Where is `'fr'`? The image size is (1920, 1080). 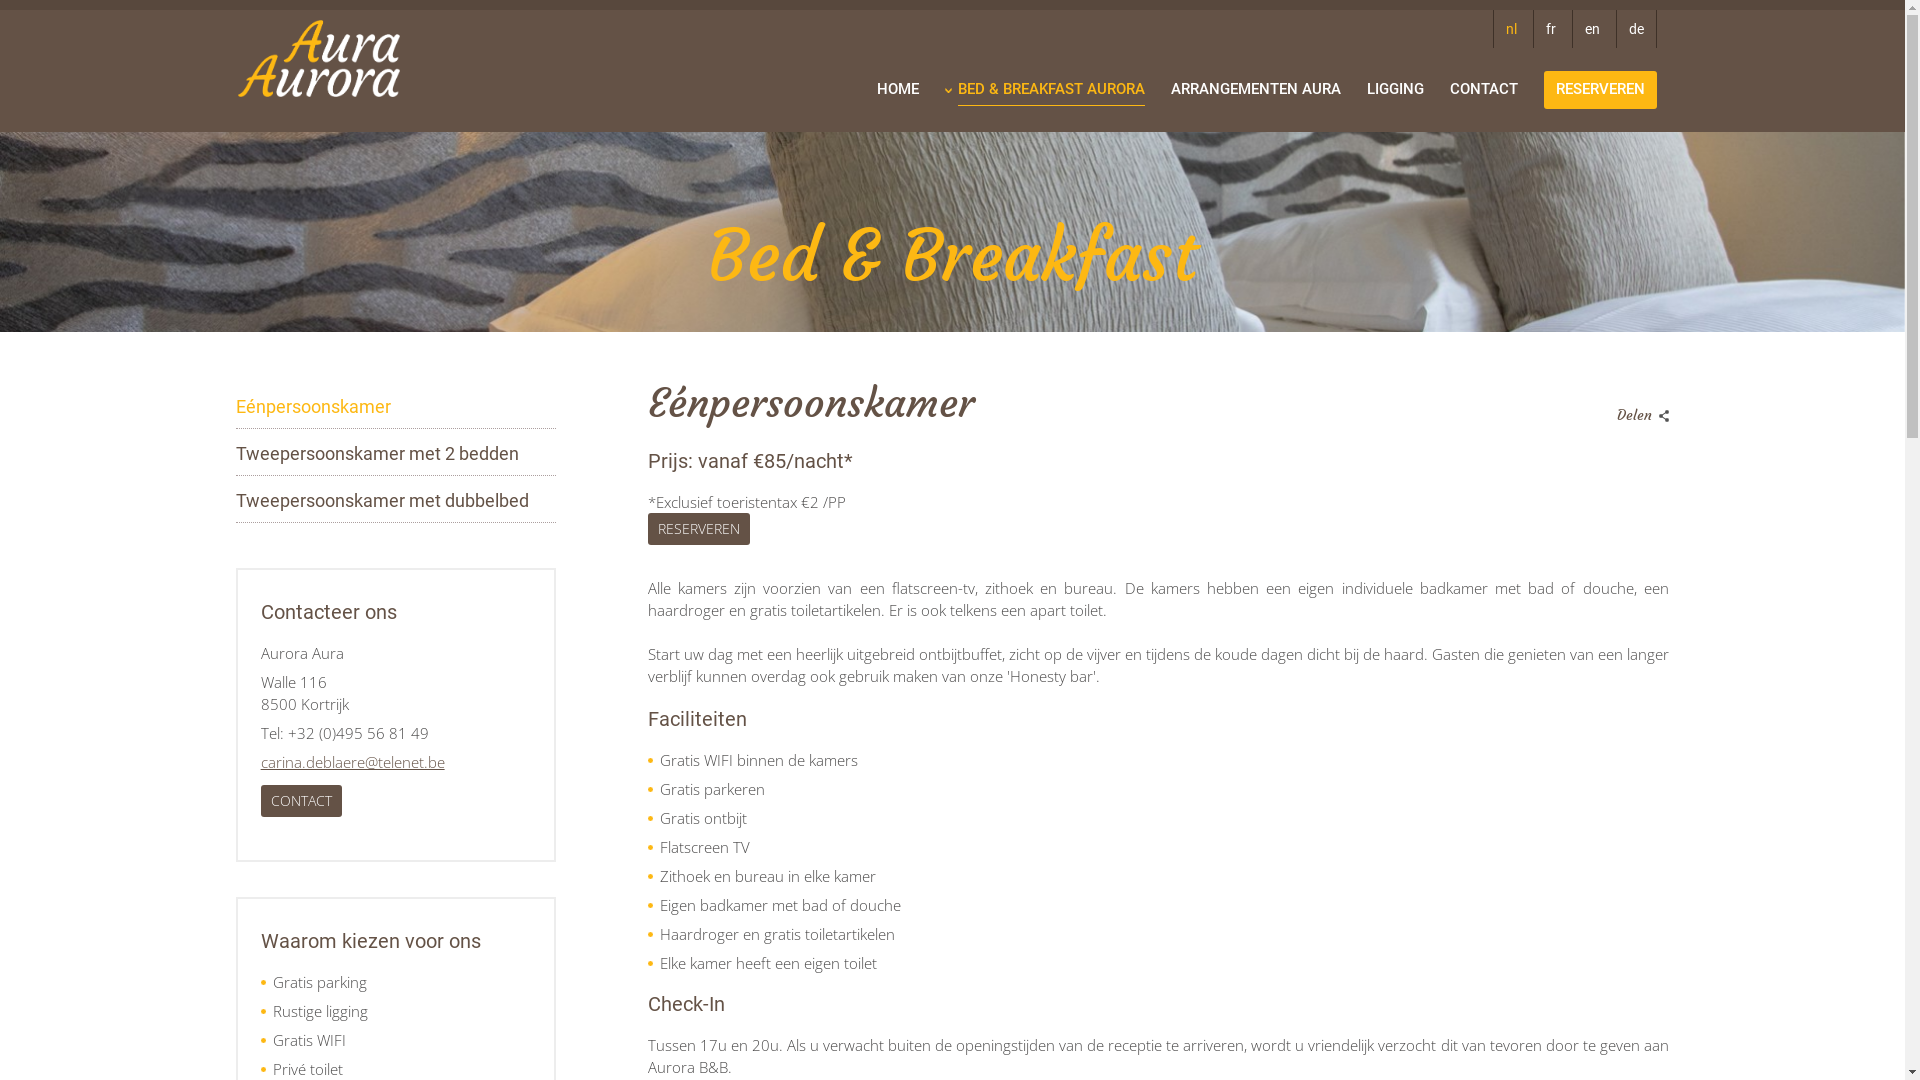
'fr' is located at coordinates (1549, 29).